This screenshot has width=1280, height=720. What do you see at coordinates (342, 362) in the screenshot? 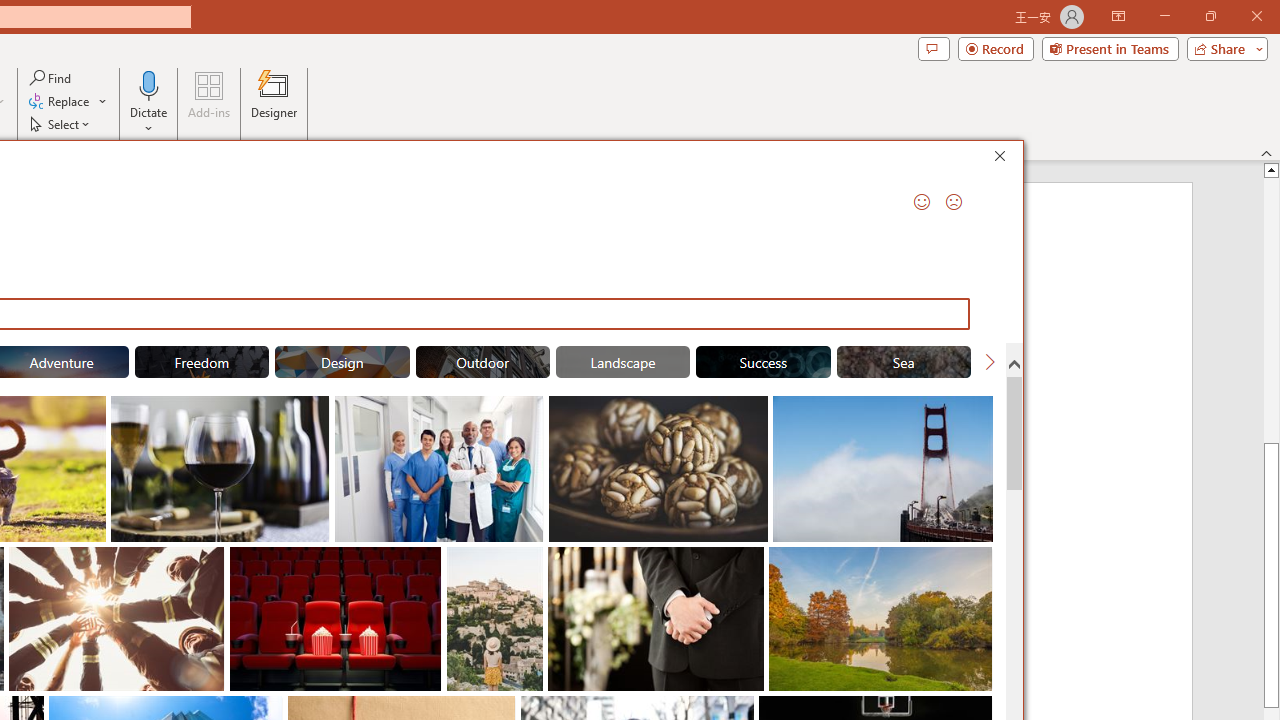
I see `'"Design" Stock Images.'` at bounding box center [342, 362].